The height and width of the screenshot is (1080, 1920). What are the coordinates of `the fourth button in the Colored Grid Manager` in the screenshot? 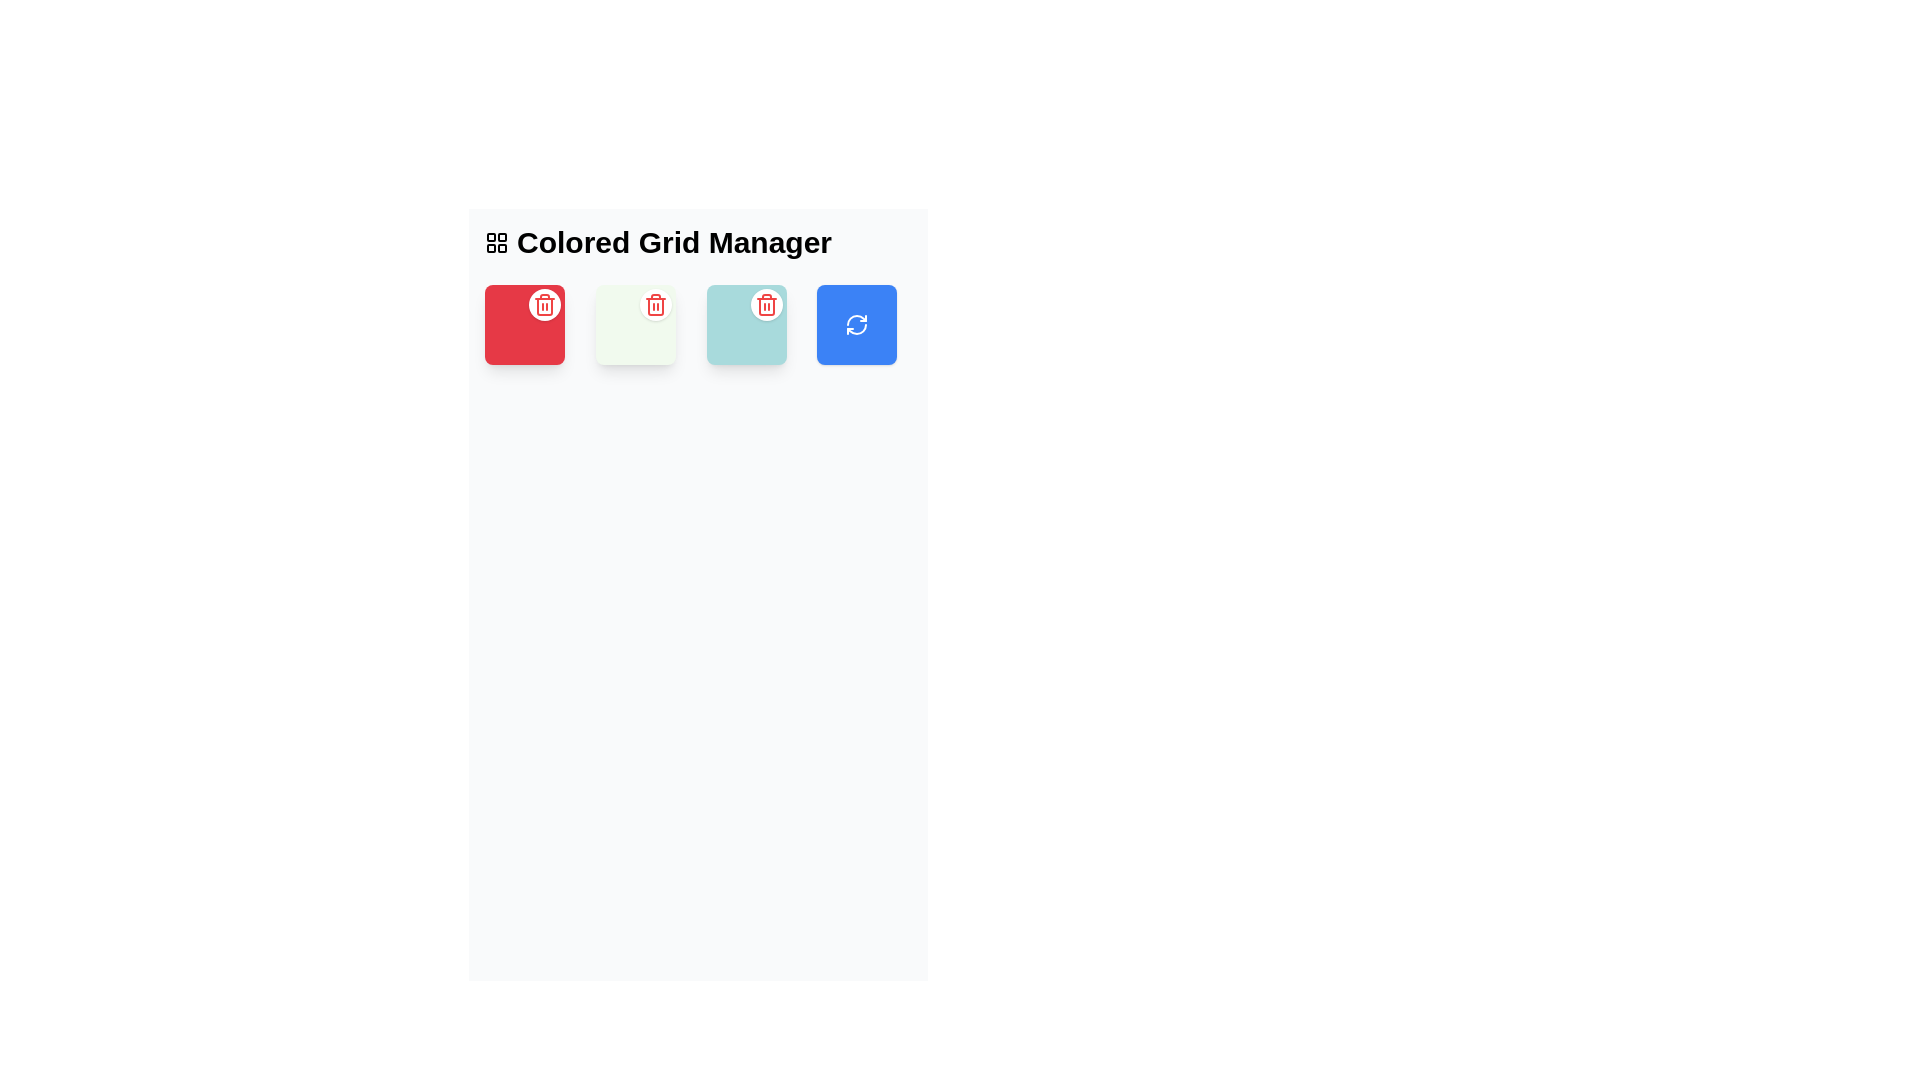 It's located at (857, 323).